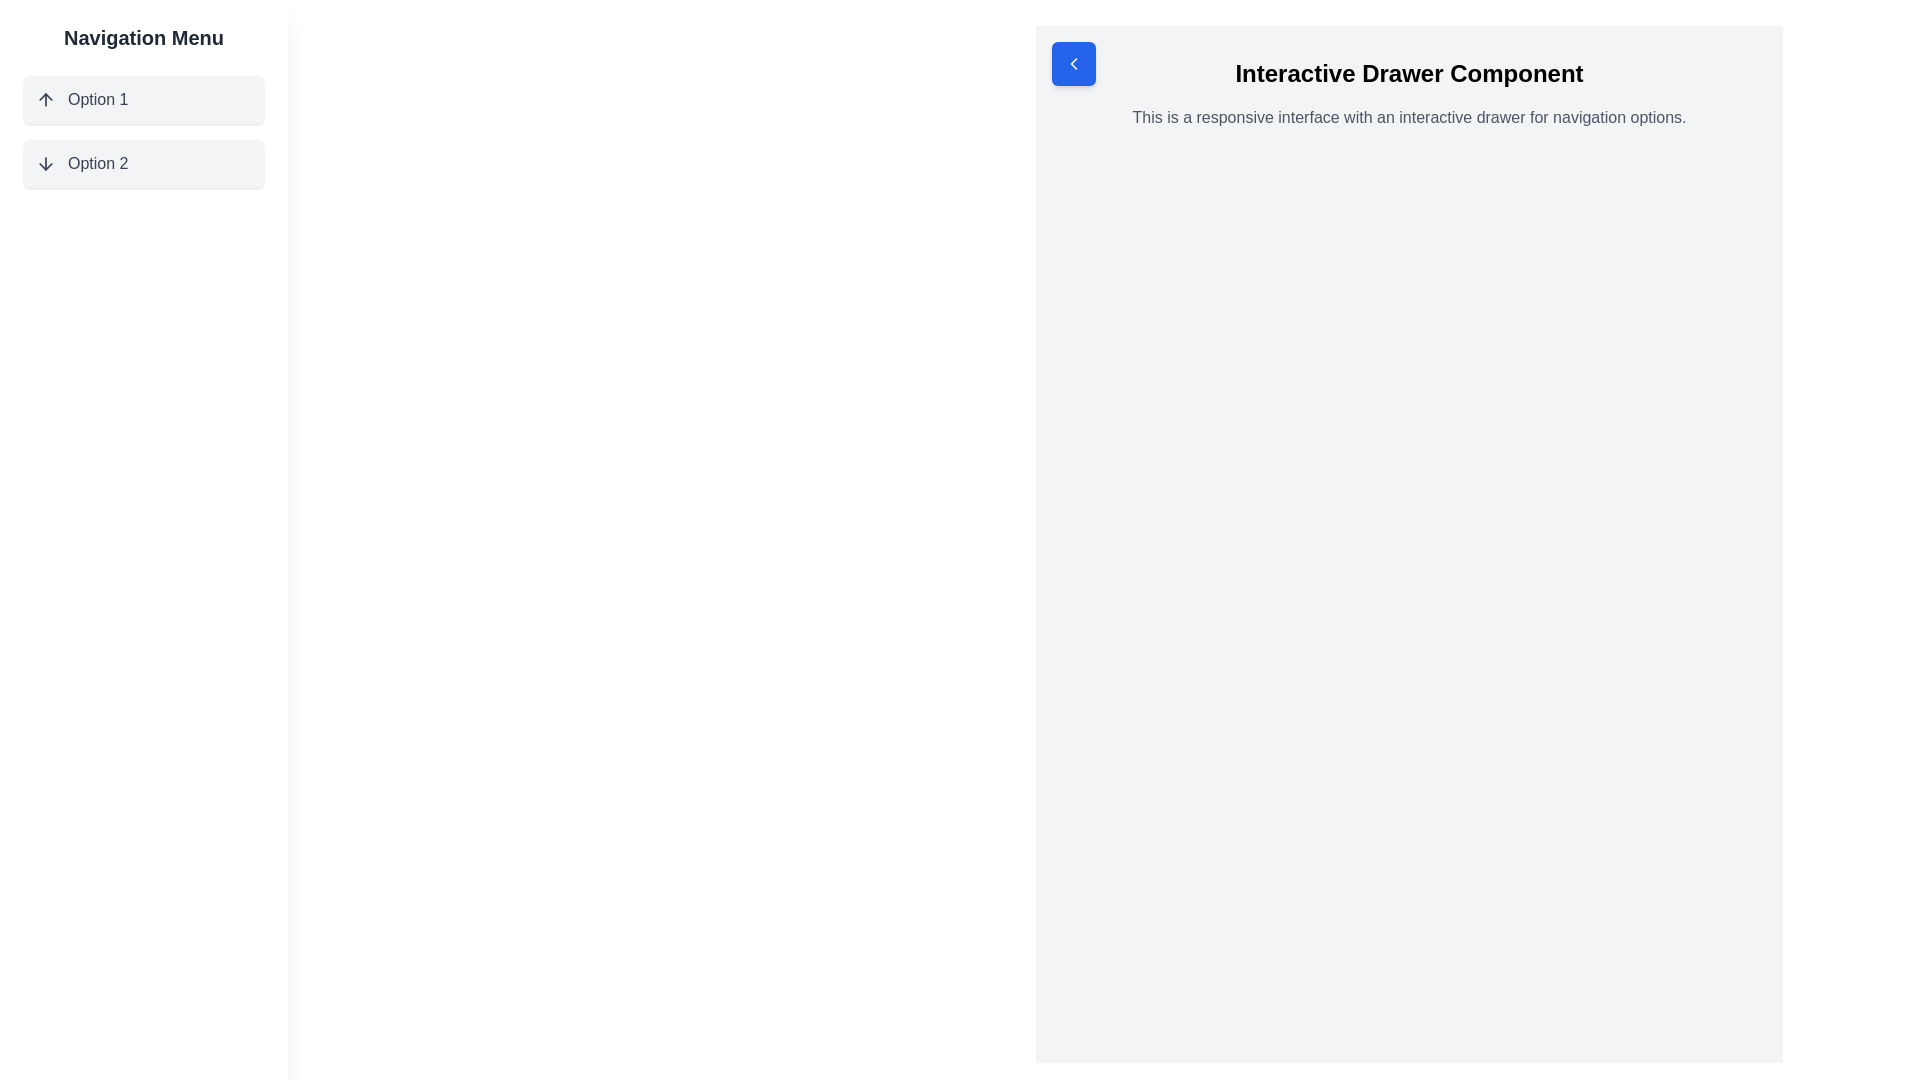 The height and width of the screenshot is (1080, 1920). Describe the element at coordinates (97, 163) in the screenshot. I see `the text label displaying 'Option 2', which is styled with a dark gray font and positioned within a light gray rounded rectangle in the navigation menu` at that location.